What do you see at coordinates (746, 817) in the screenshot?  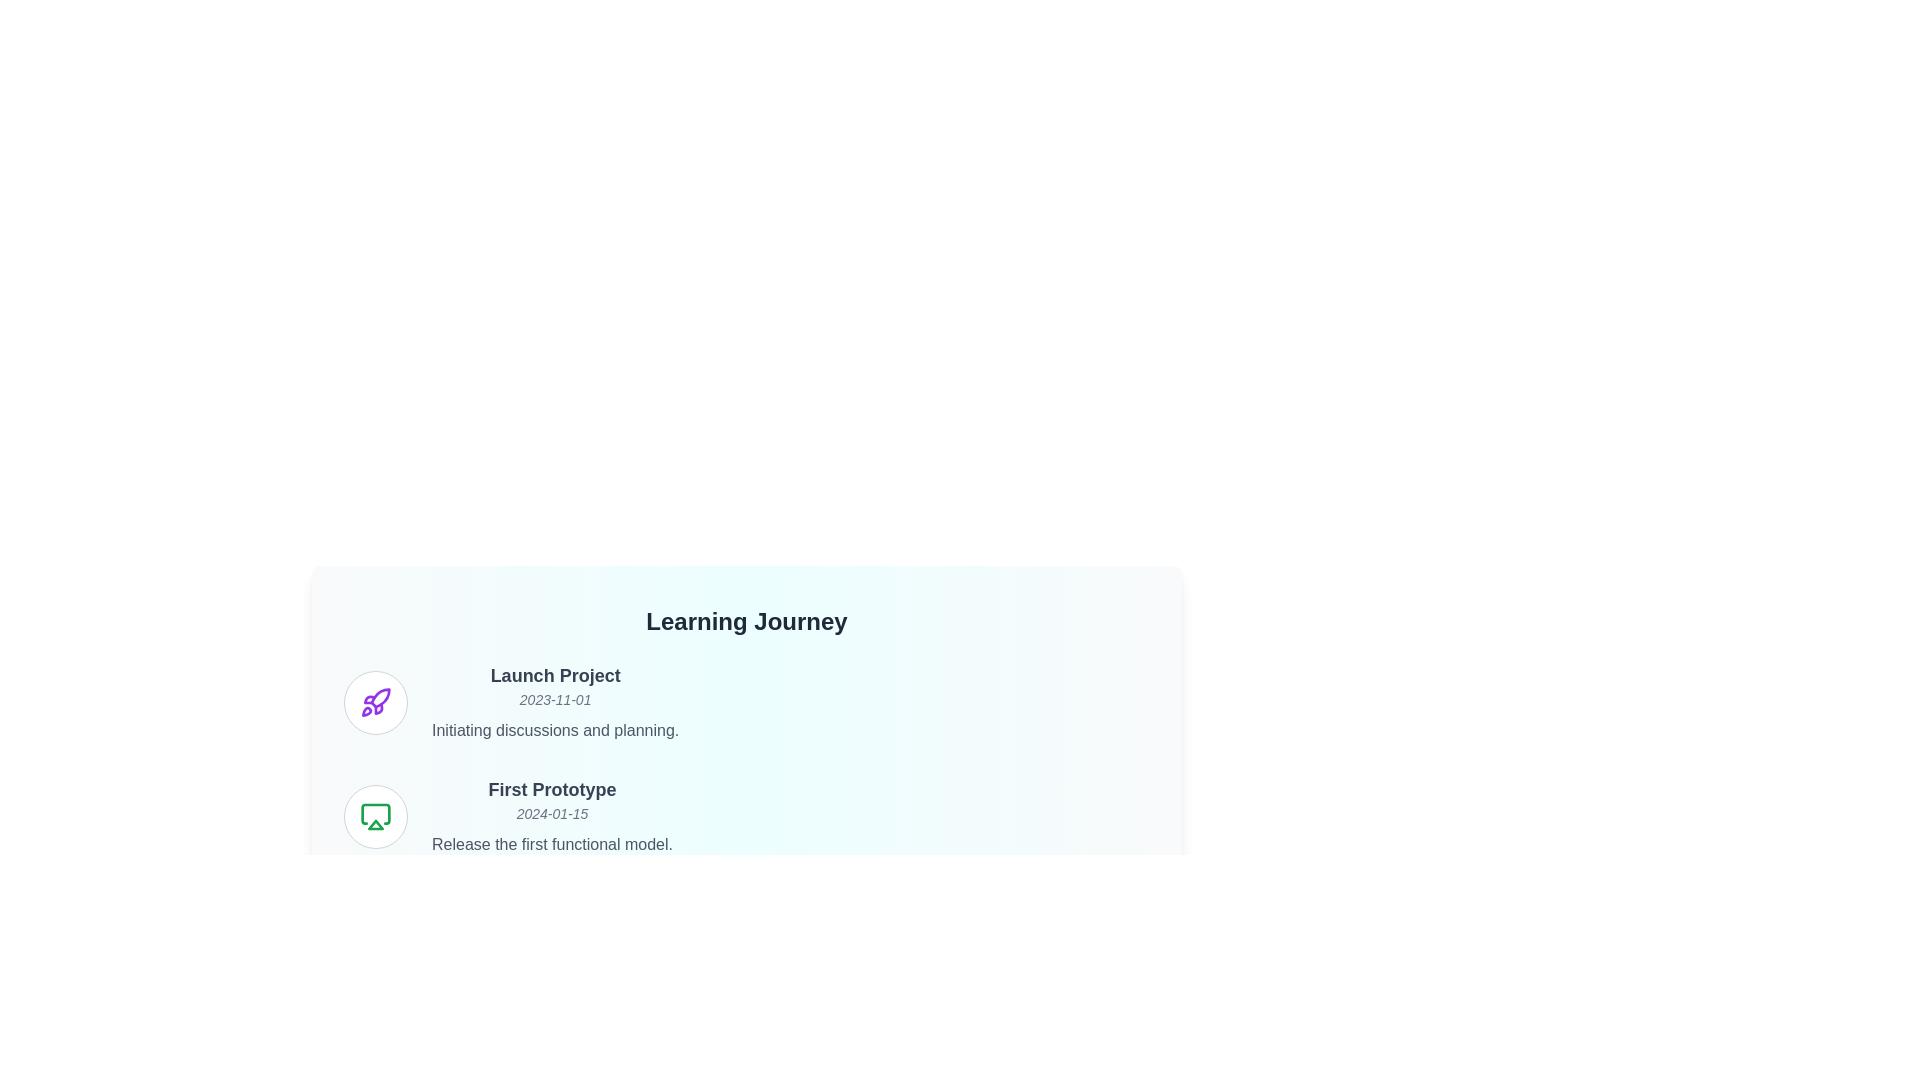 I see `the 'First Prototype' milestone card, which displays the milestone details including the date and description, positioned in the Learning Journey list` at bounding box center [746, 817].